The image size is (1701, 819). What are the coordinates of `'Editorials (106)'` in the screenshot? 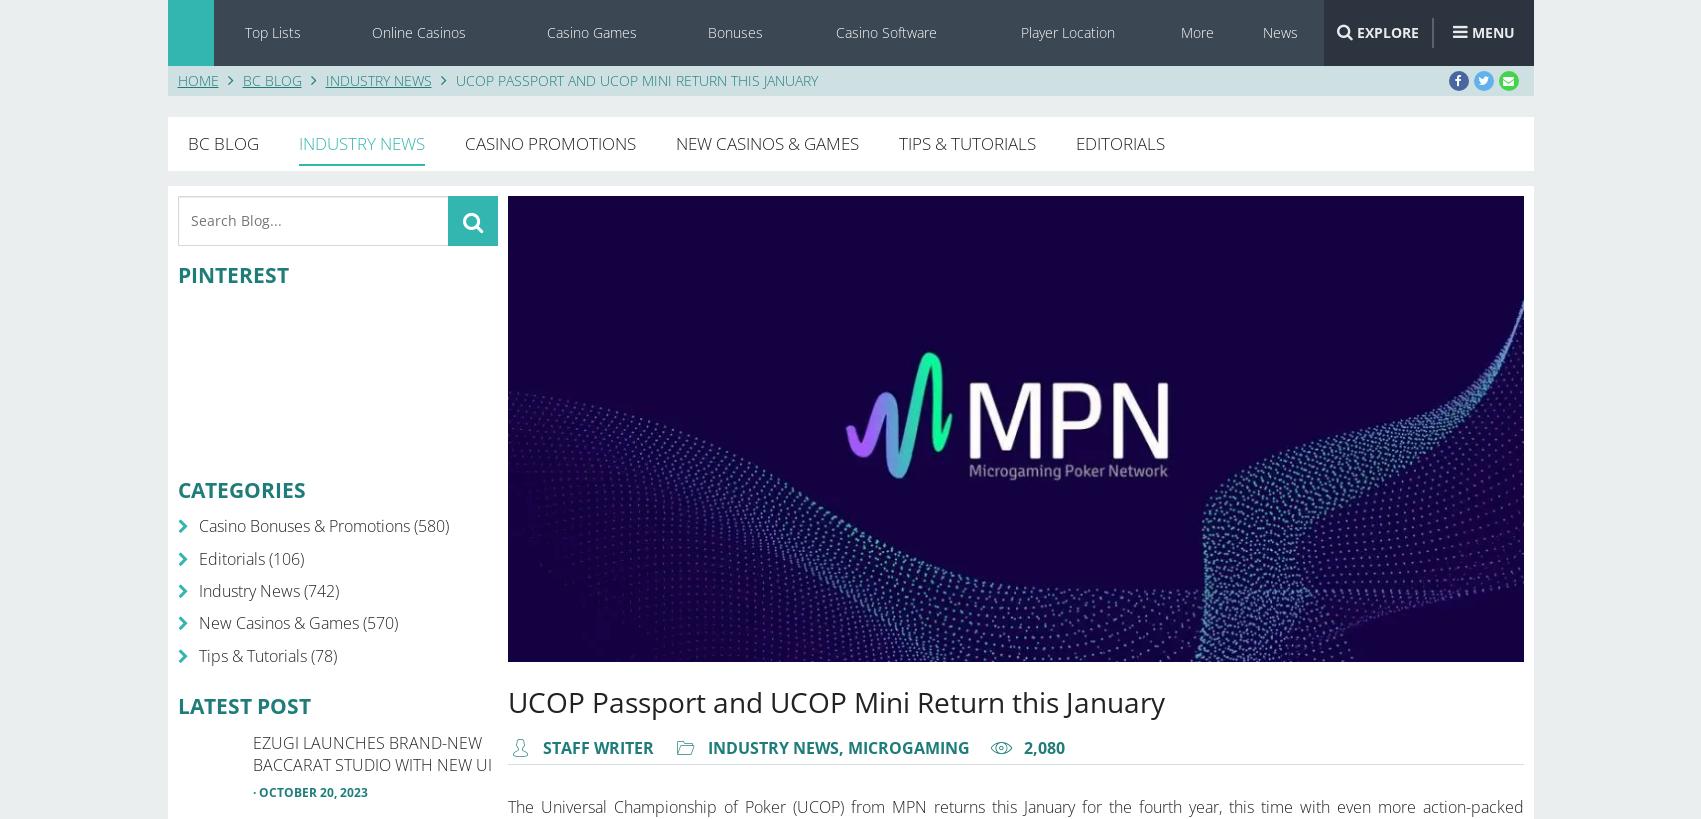 It's located at (250, 557).